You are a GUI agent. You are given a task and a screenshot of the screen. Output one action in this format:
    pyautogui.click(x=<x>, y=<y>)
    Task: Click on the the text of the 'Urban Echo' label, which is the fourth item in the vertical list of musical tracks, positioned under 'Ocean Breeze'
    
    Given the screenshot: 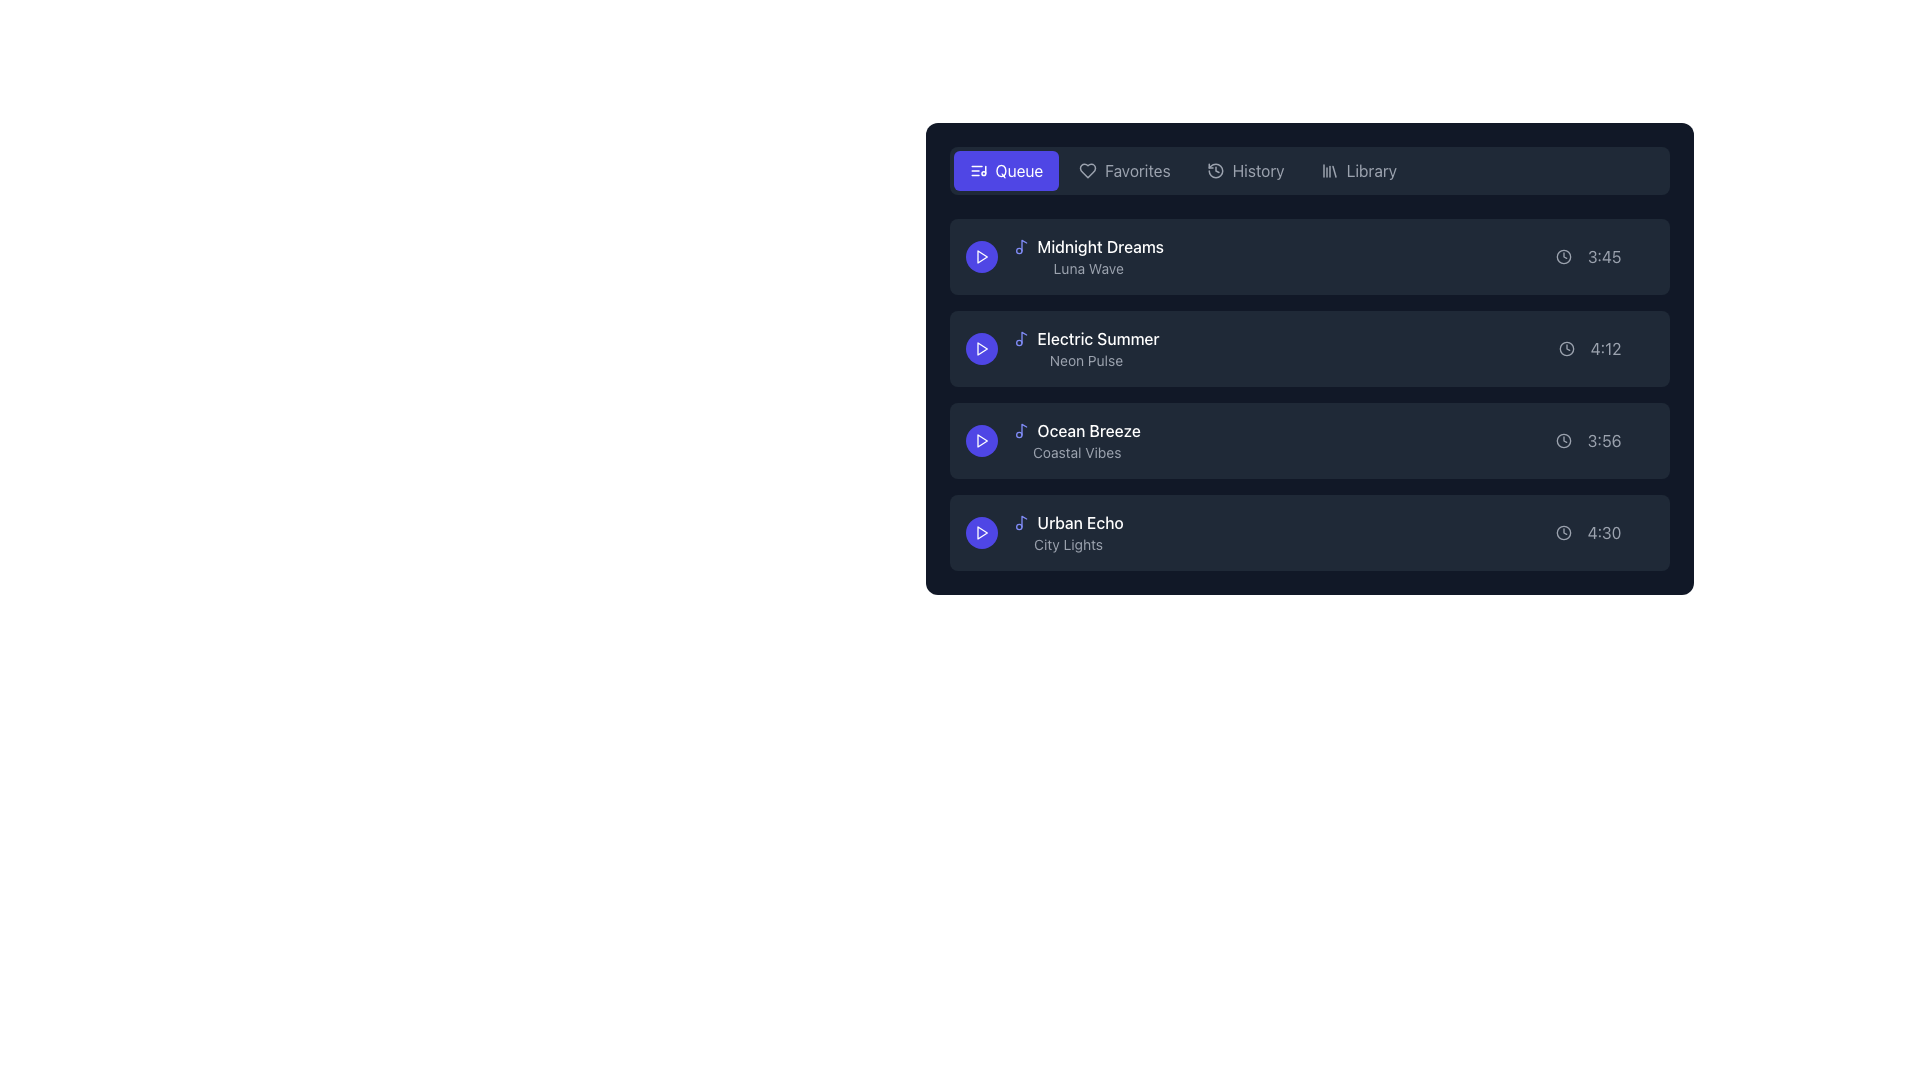 What is the action you would take?
    pyautogui.click(x=1067, y=531)
    